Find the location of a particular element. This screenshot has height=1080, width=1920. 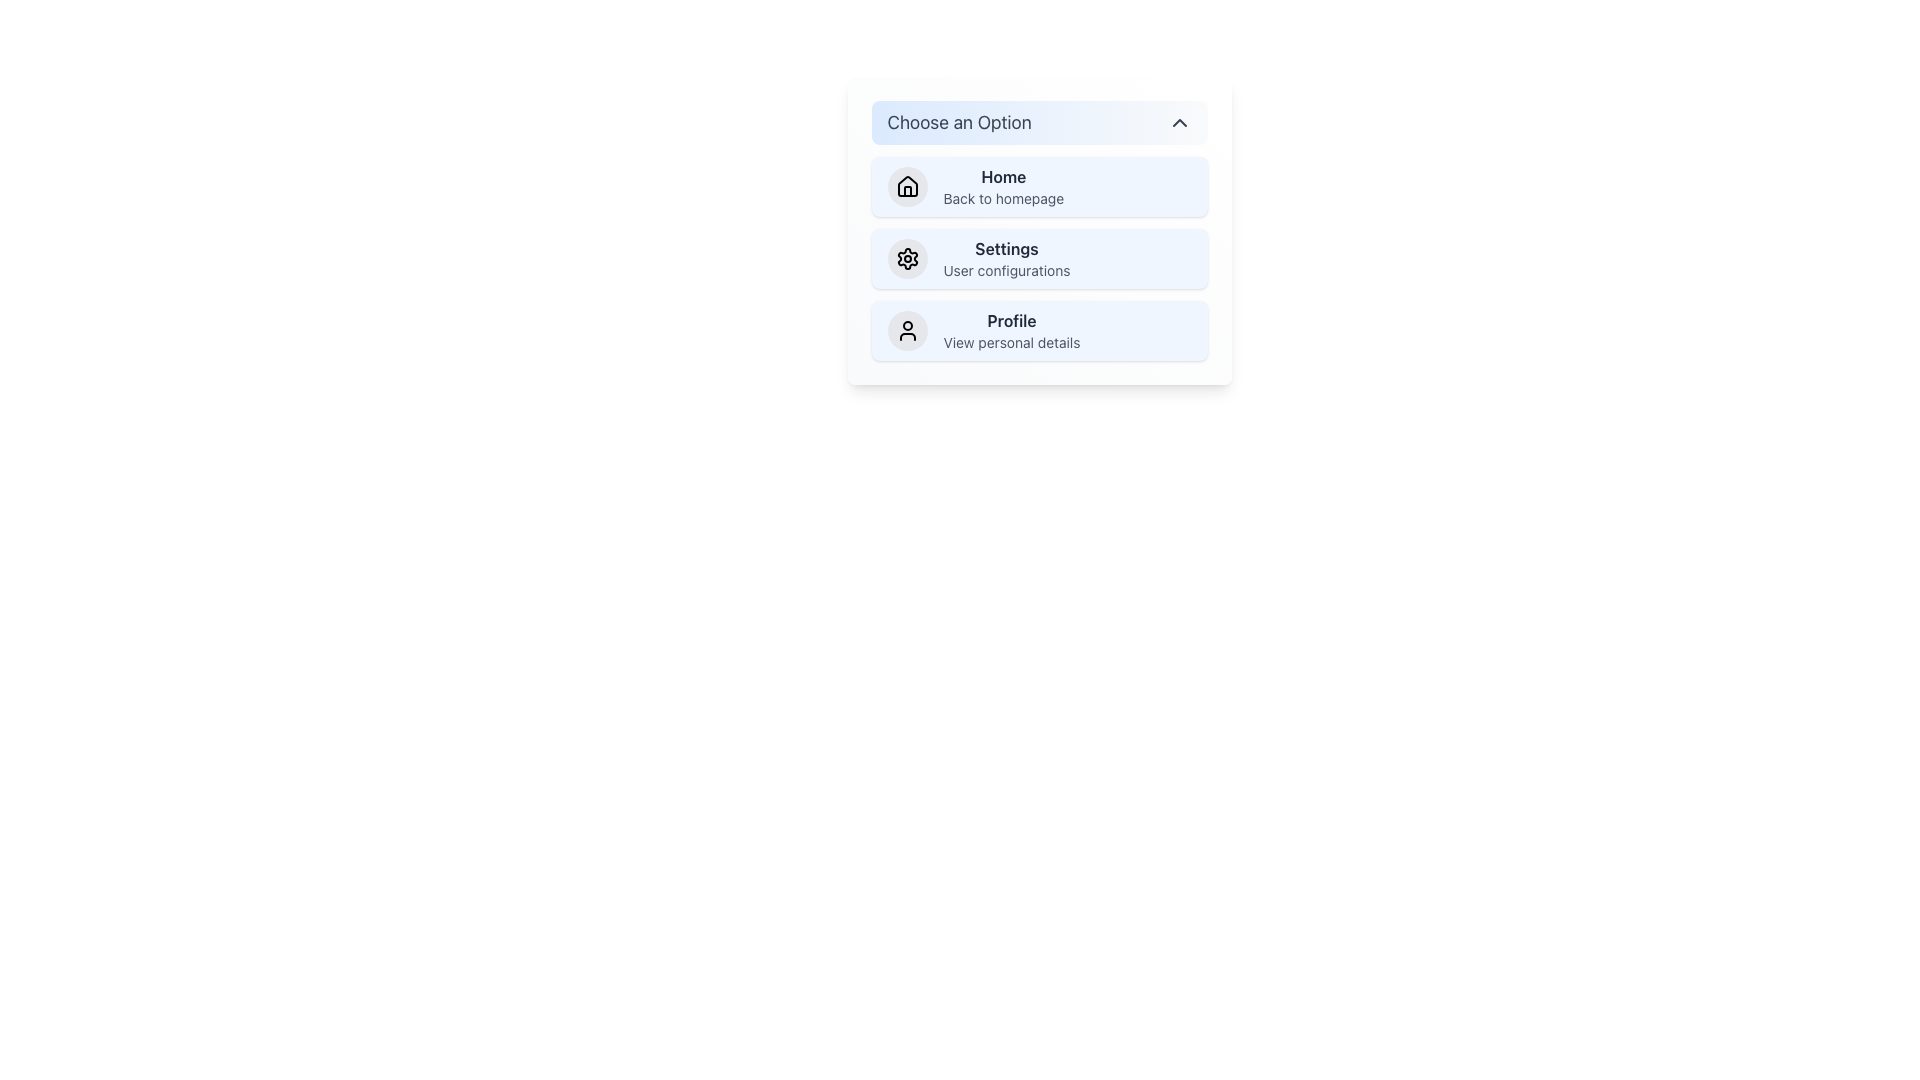

the first navigation button in the vertical list is located at coordinates (1039, 186).